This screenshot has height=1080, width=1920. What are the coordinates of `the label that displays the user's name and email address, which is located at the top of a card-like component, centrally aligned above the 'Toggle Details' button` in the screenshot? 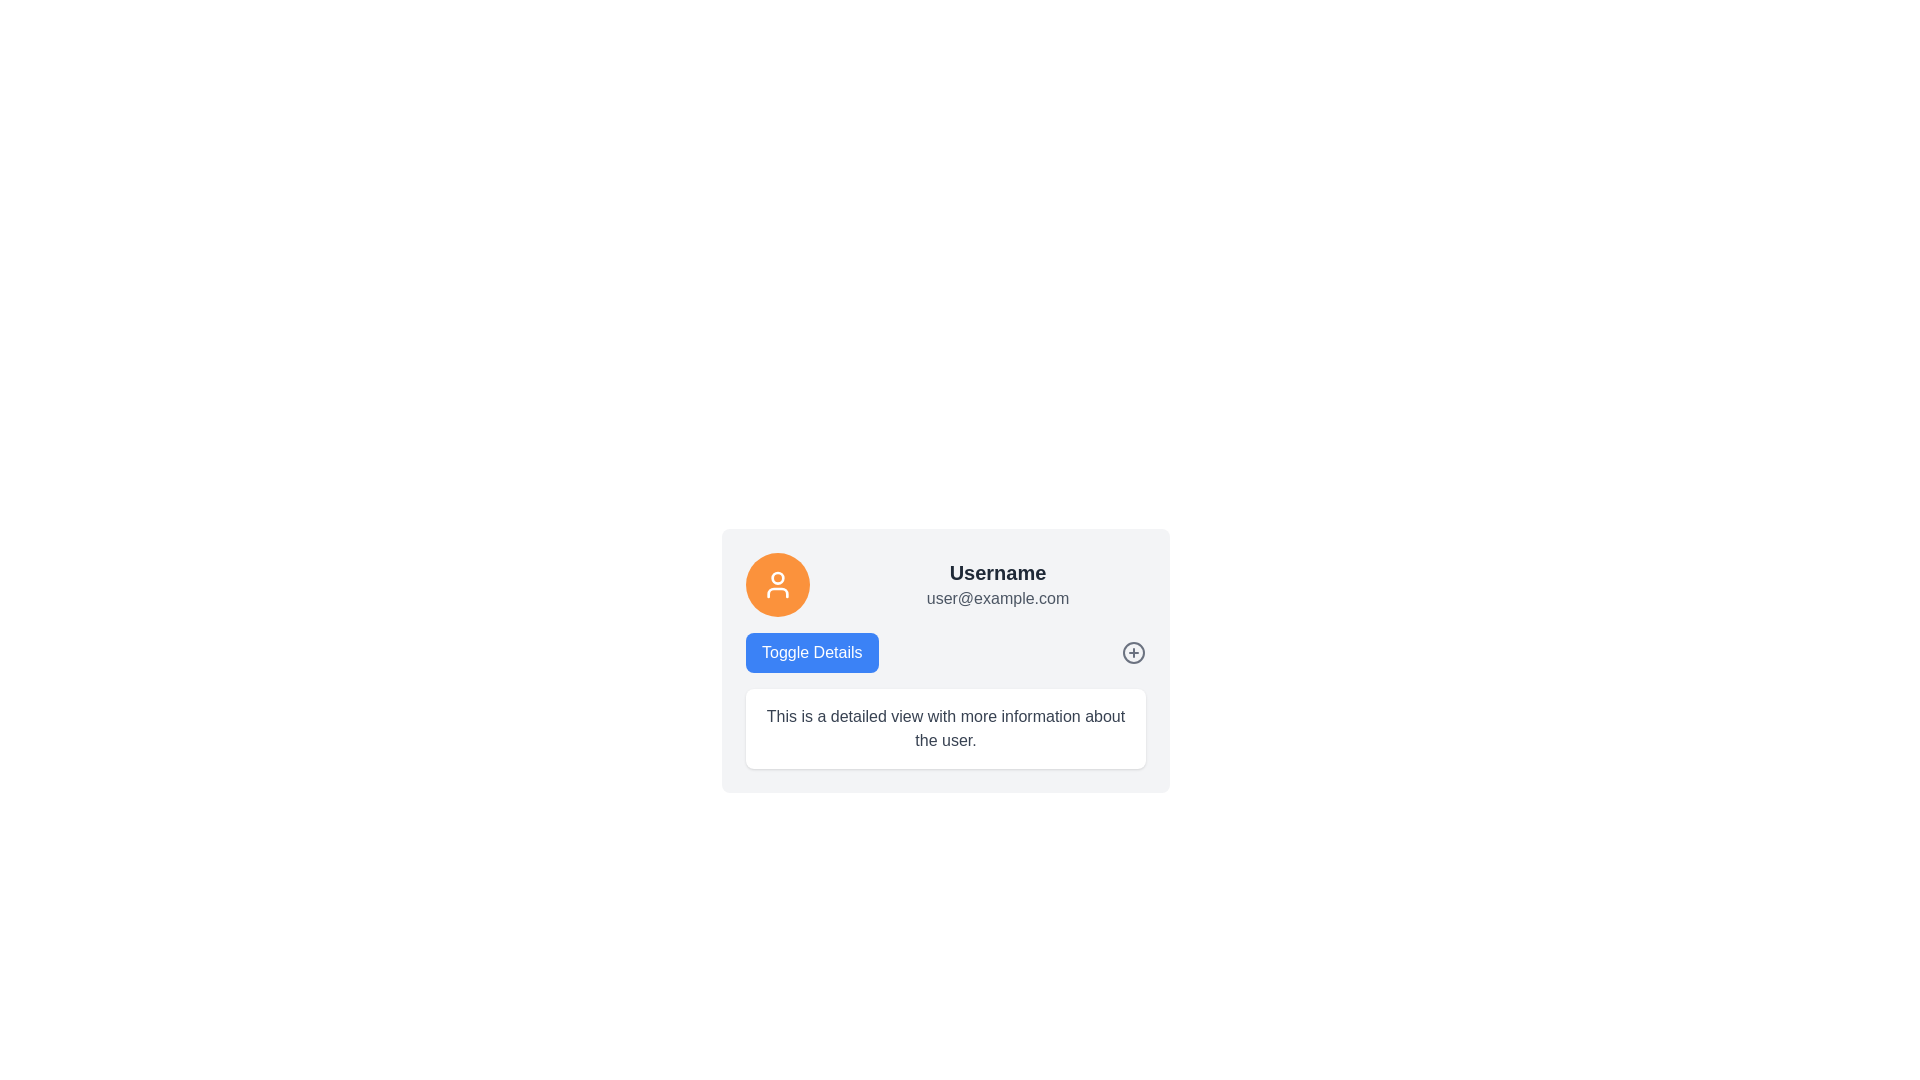 It's located at (944, 585).